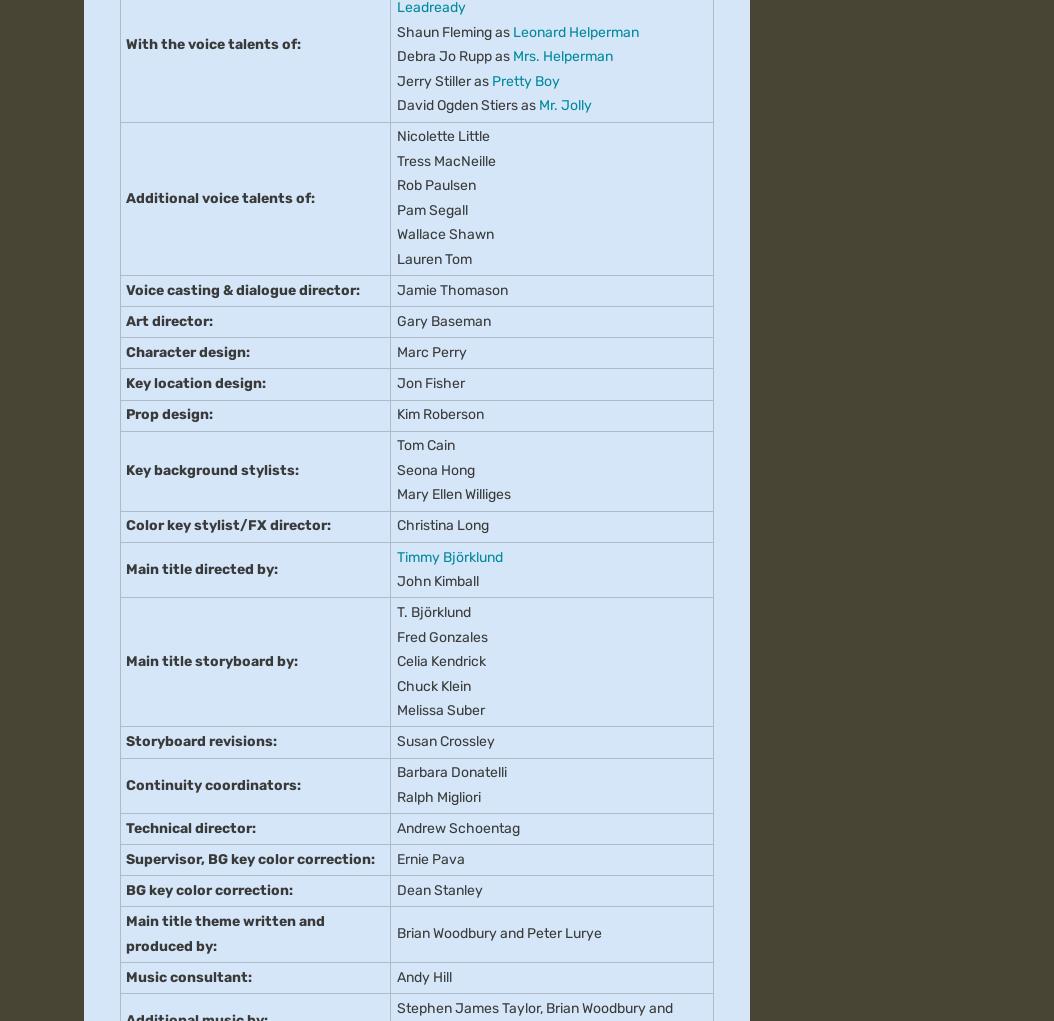  Describe the element at coordinates (83, 120) in the screenshot. I see `'Overview'` at that location.